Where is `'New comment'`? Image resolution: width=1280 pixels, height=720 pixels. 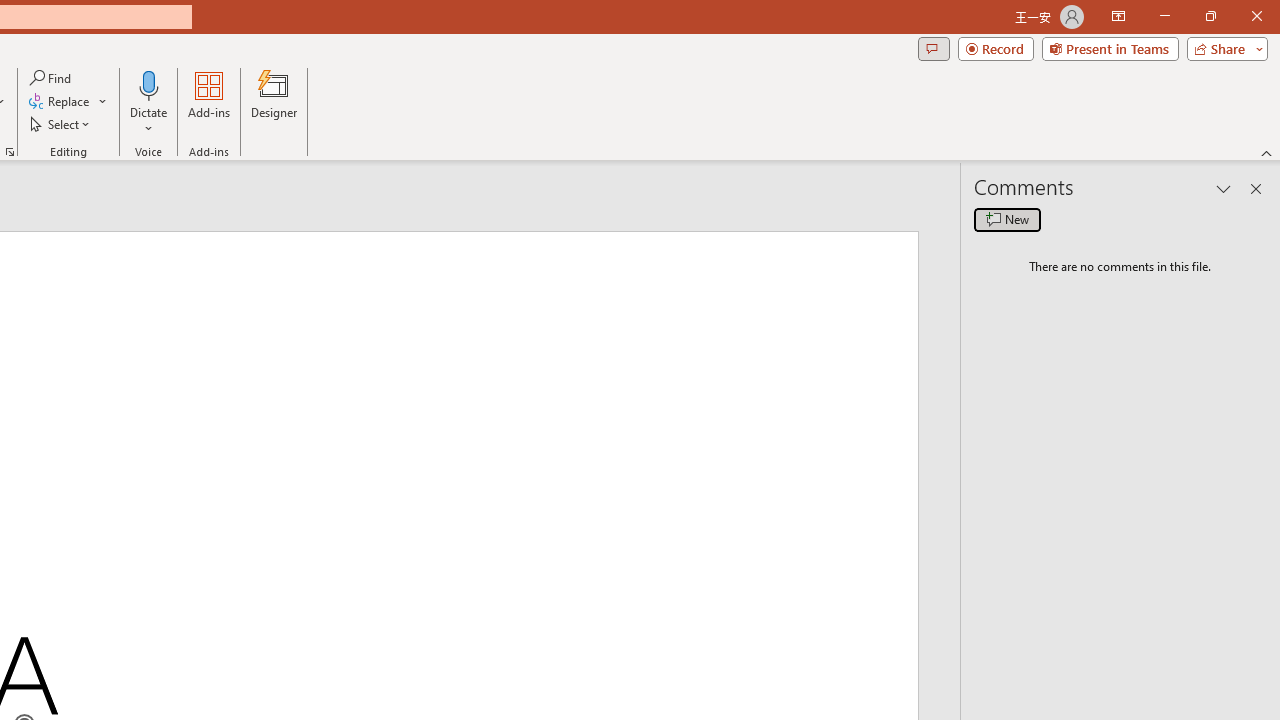 'New comment' is located at coordinates (1007, 219).